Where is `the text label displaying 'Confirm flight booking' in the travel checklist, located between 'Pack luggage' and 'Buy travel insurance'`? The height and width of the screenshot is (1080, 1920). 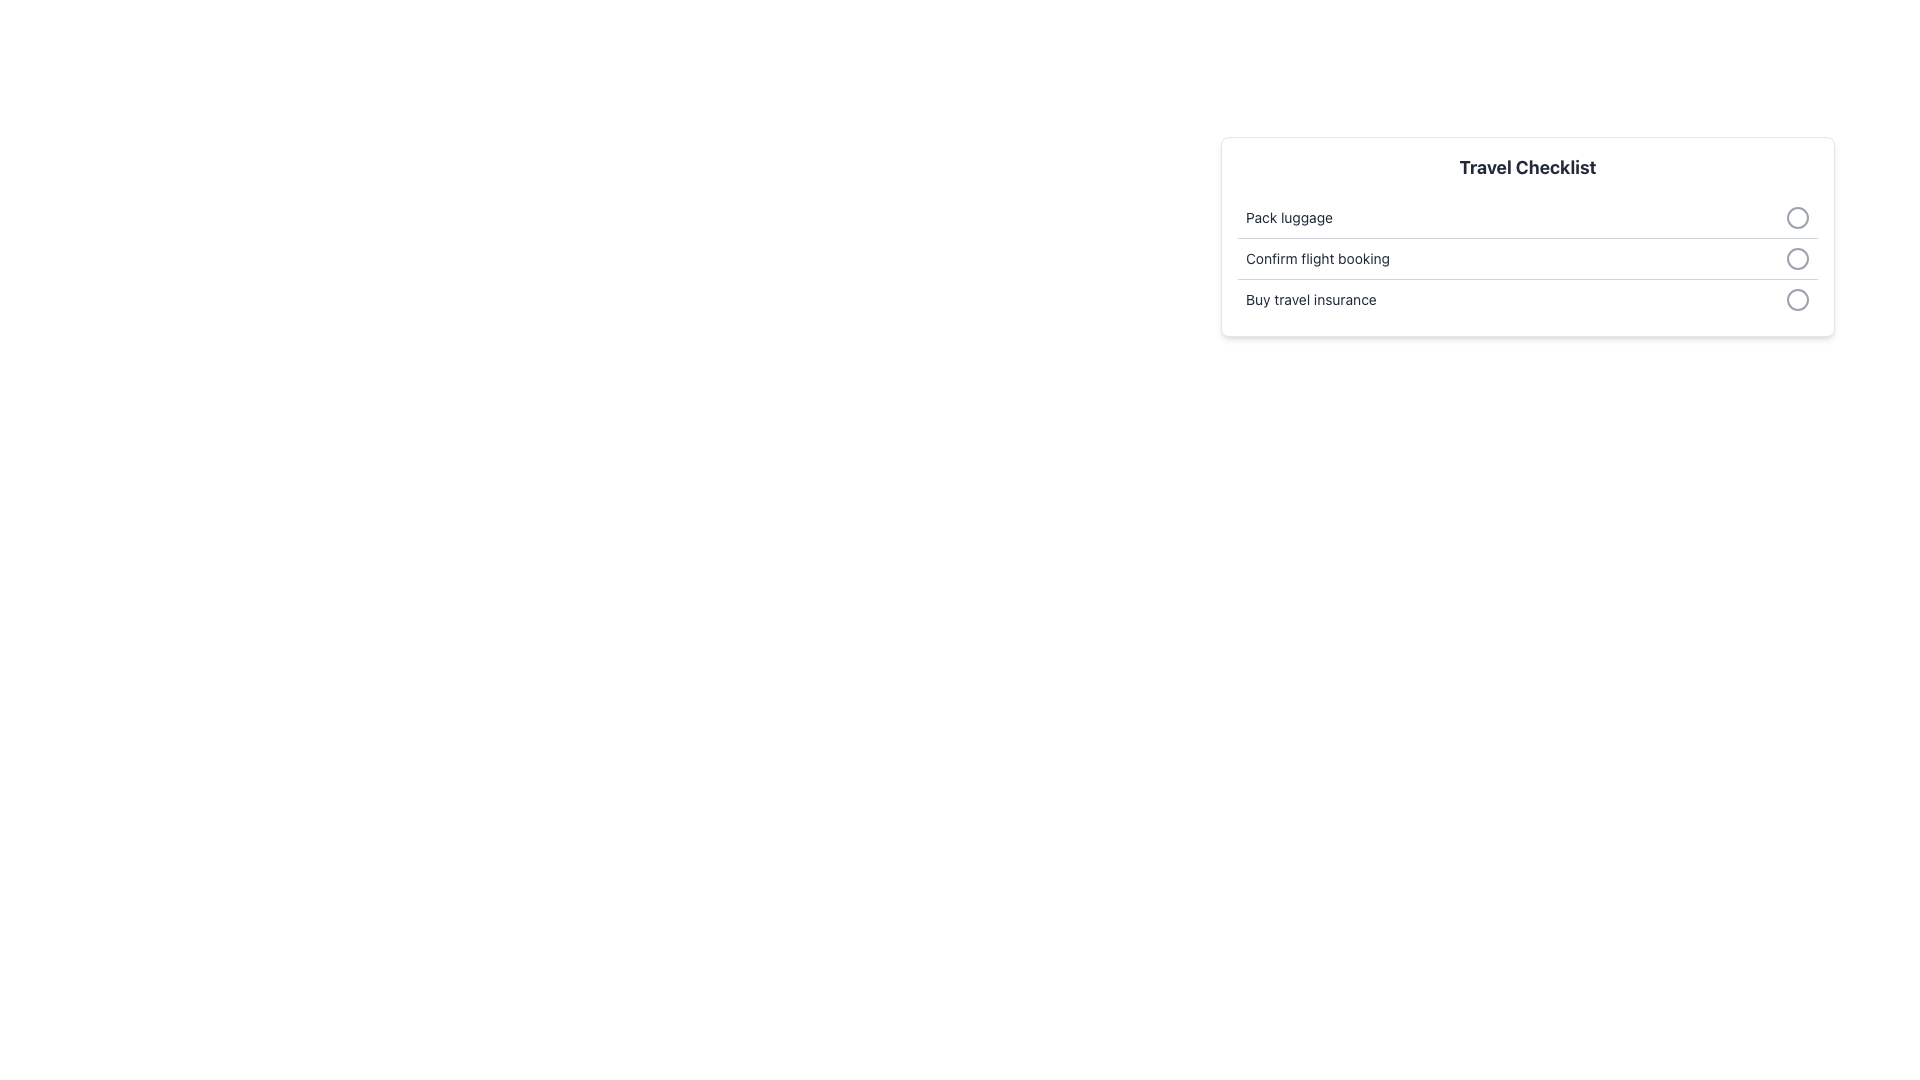
the text label displaying 'Confirm flight booking' in the travel checklist, located between 'Pack luggage' and 'Buy travel insurance' is located at coordinates (1318, 257).